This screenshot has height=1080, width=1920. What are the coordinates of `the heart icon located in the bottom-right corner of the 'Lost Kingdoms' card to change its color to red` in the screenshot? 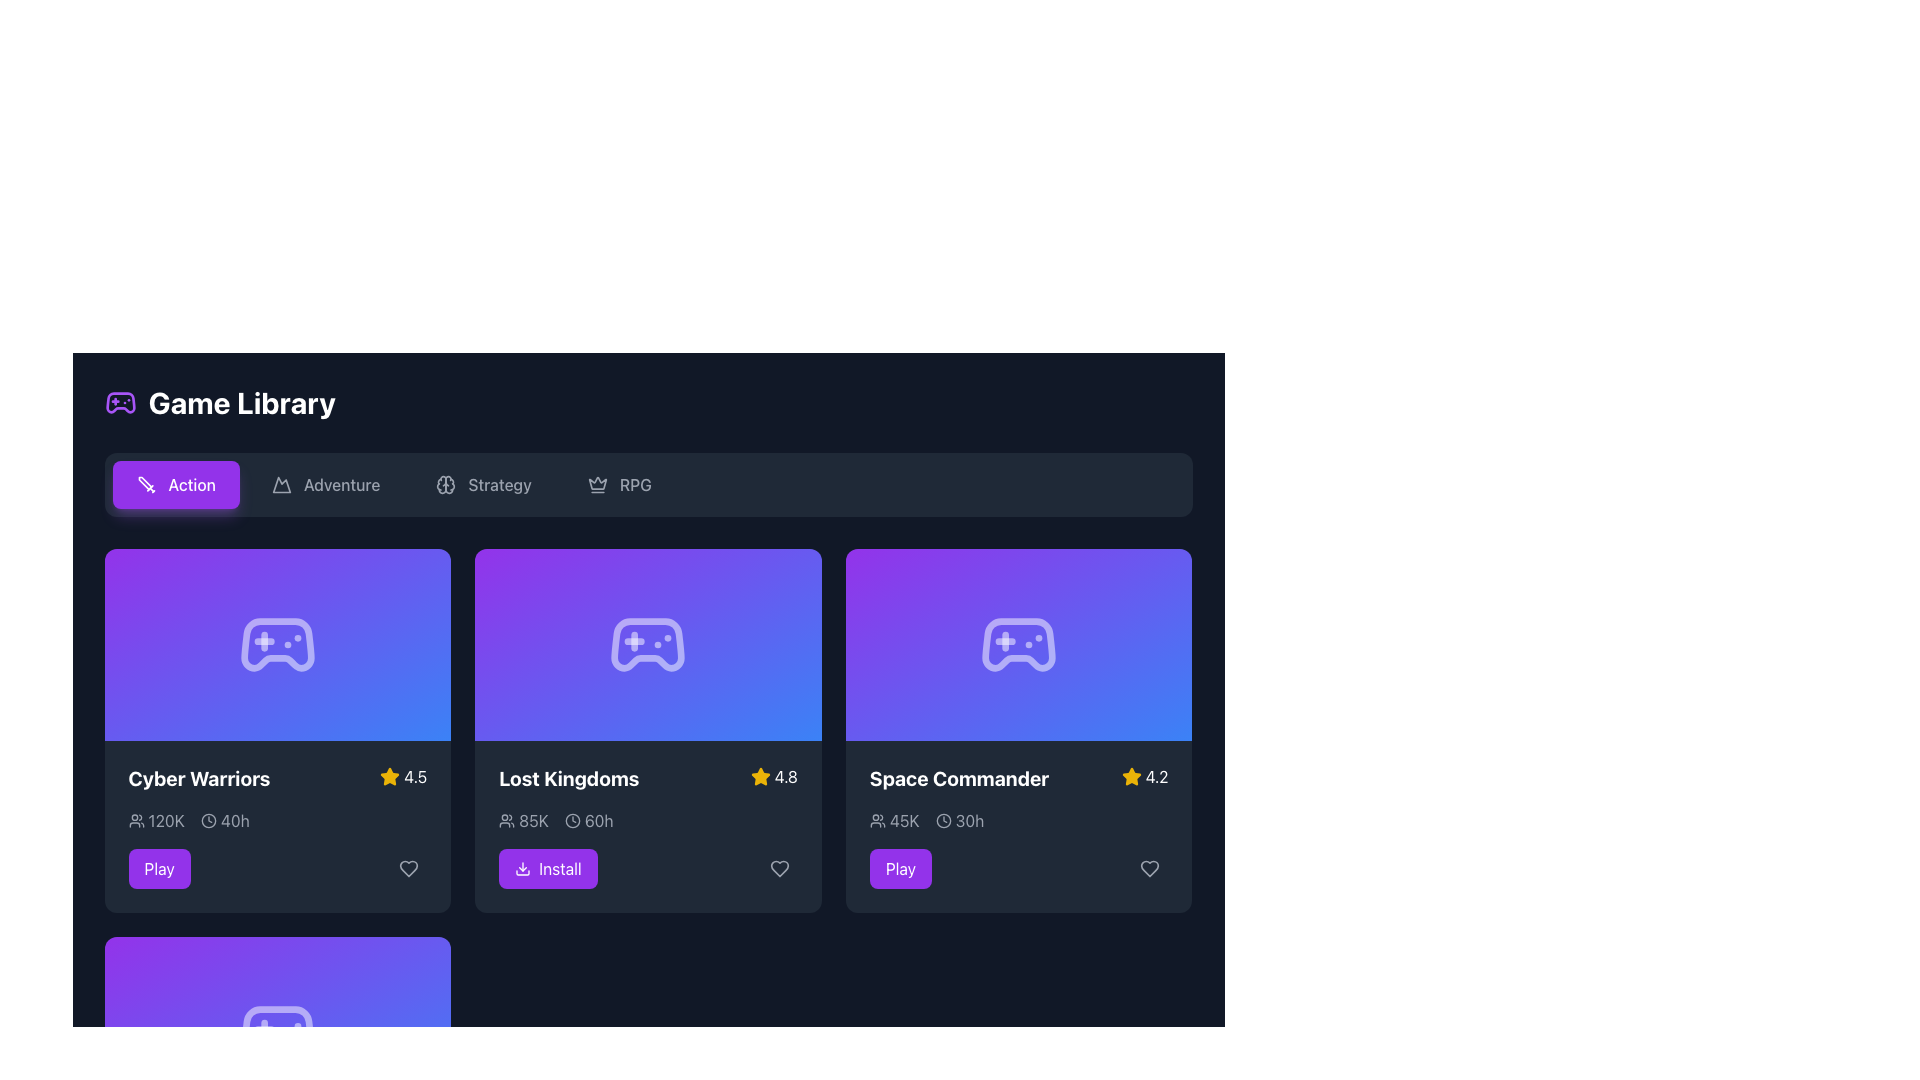 It's located at (778, 867).